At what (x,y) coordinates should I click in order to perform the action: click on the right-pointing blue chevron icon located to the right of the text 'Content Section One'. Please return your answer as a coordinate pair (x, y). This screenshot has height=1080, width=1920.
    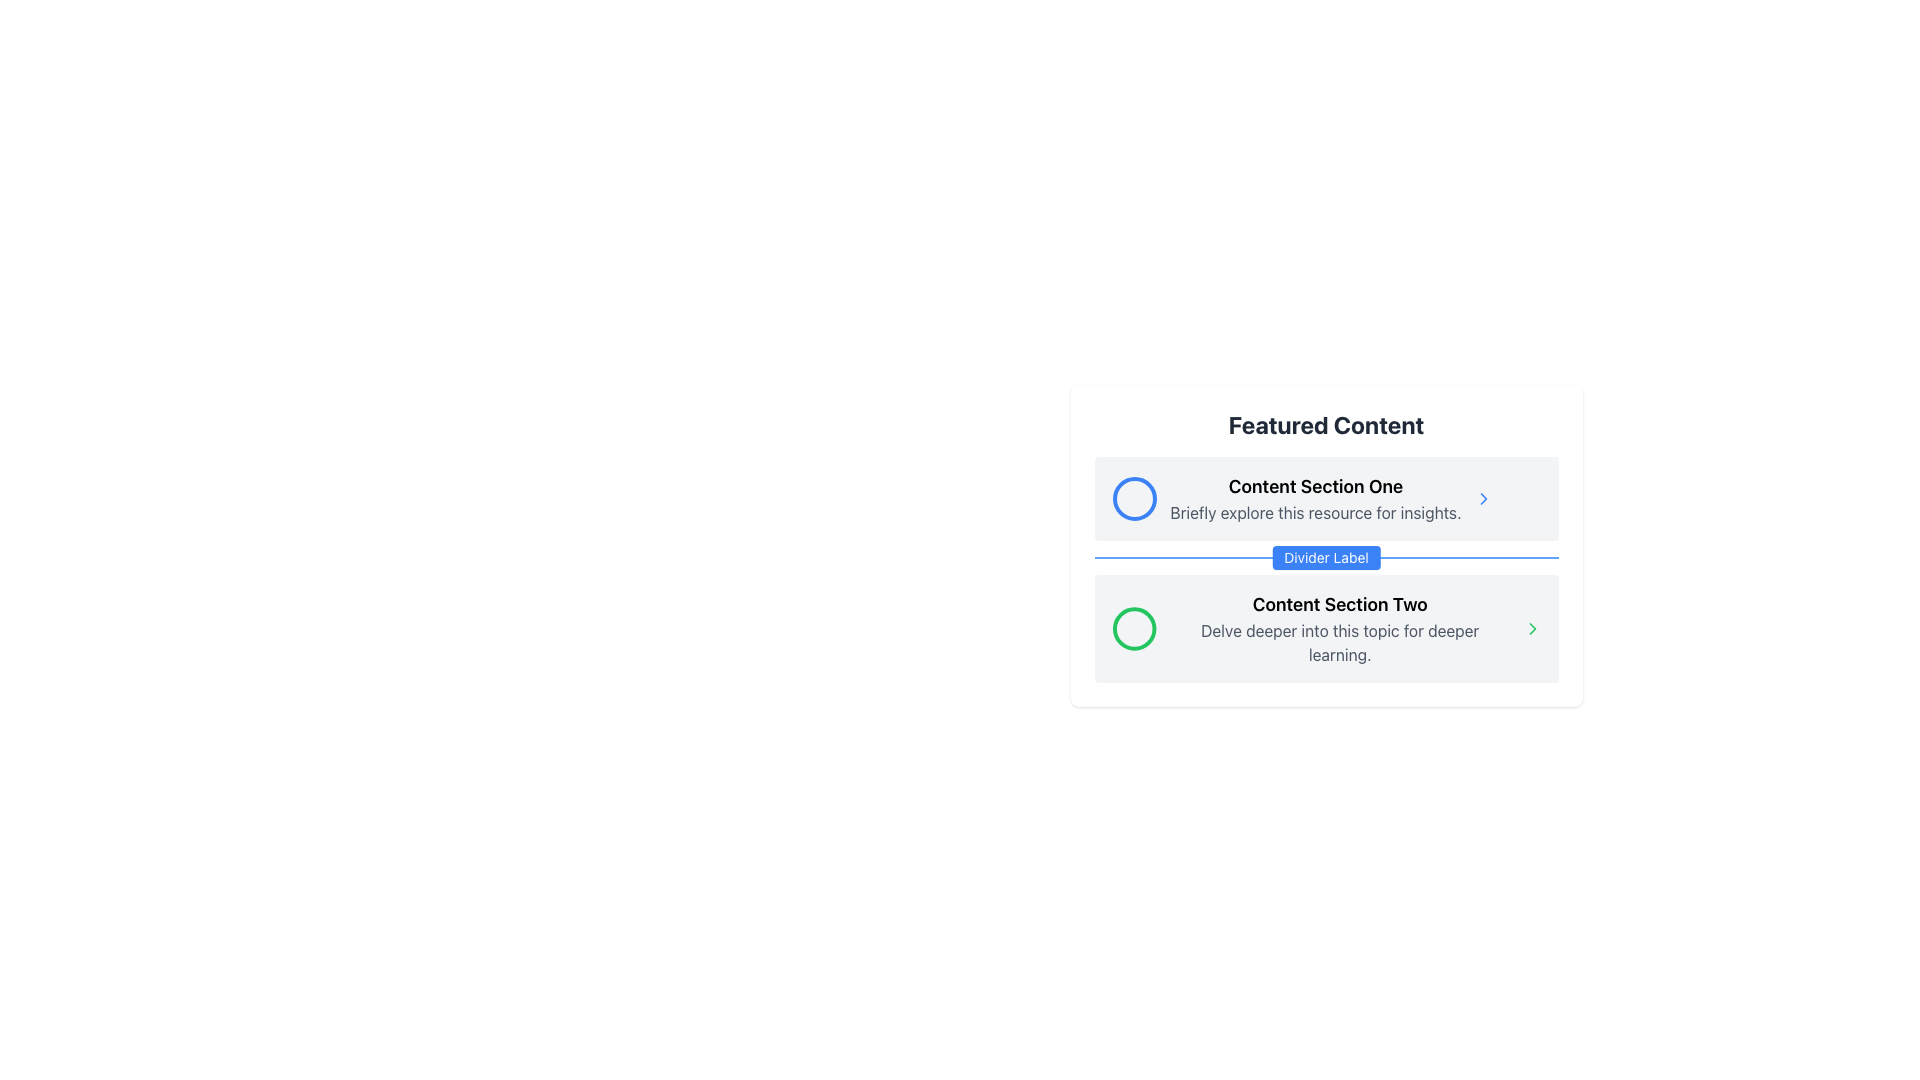
    Looking at the image, I should click on (1483, 497).